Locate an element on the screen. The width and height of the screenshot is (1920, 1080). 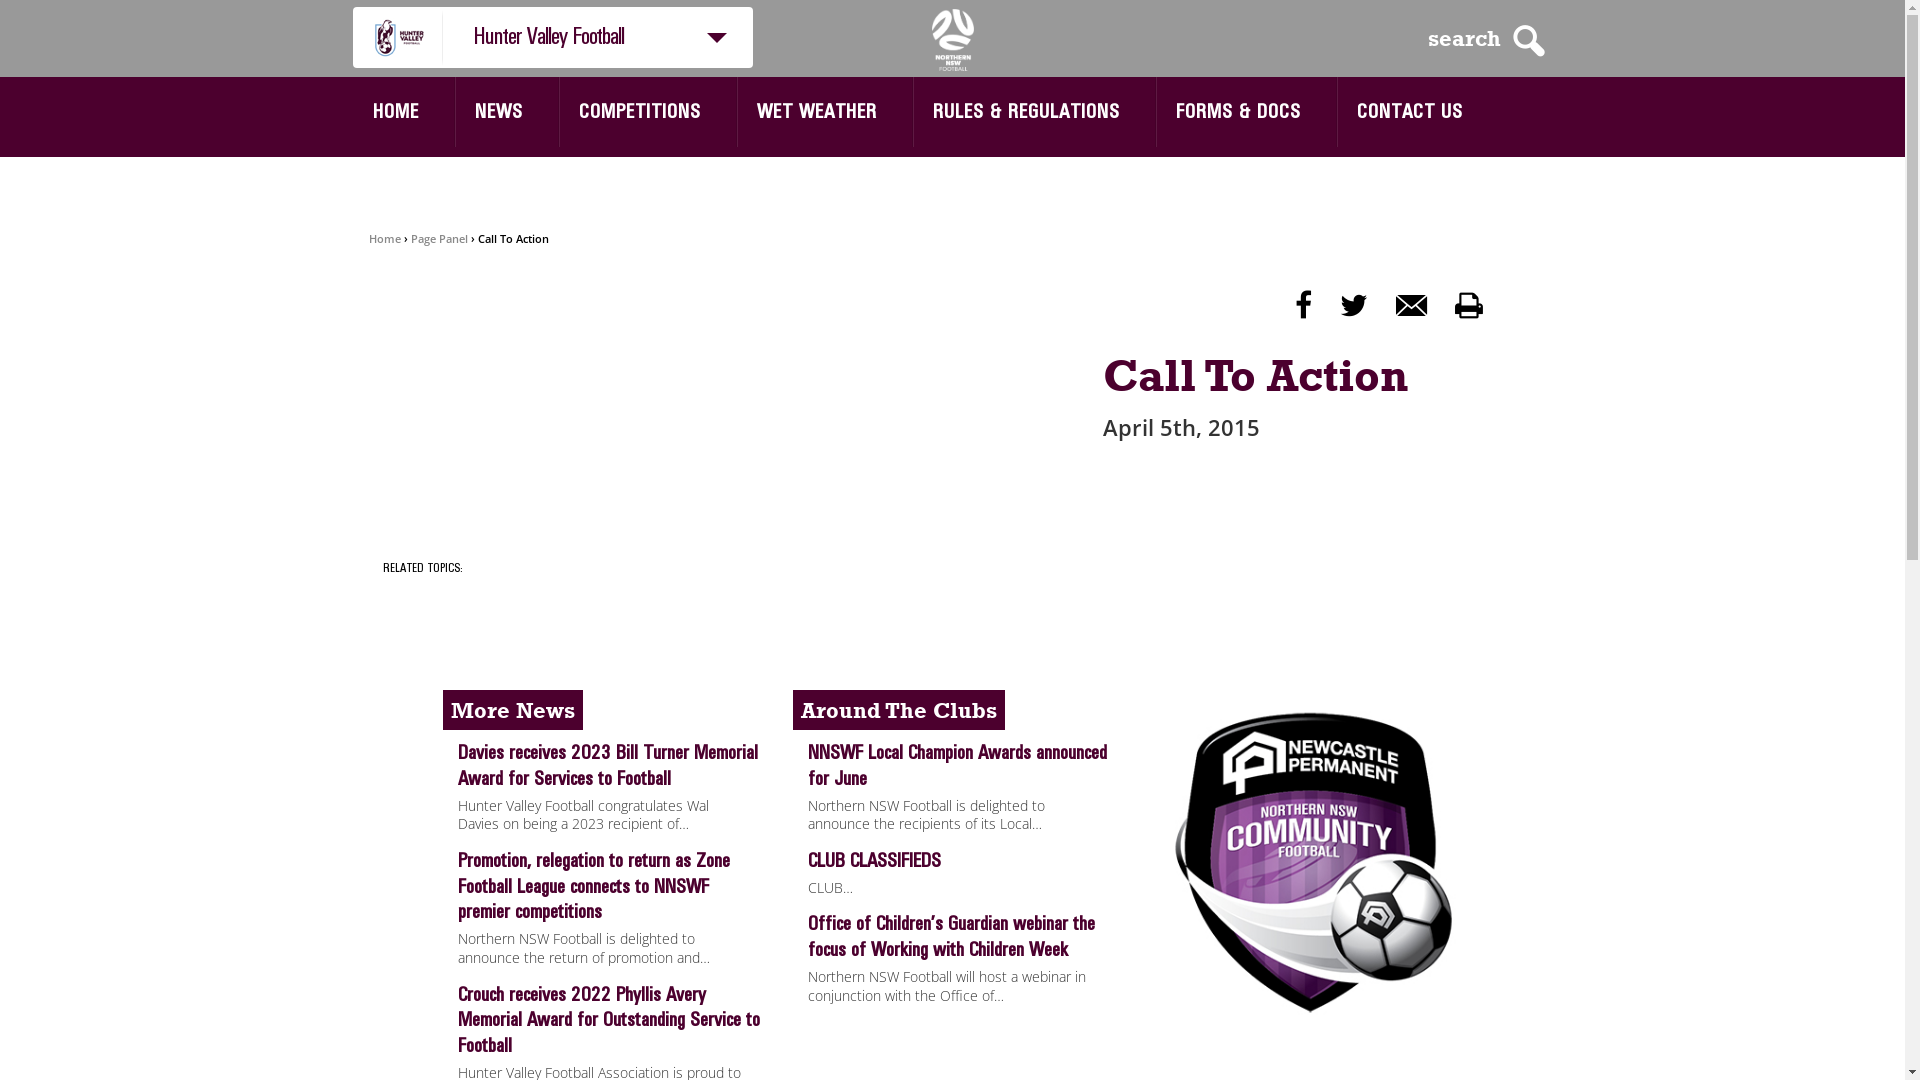
'S' is located at coordinates (1527, 41).